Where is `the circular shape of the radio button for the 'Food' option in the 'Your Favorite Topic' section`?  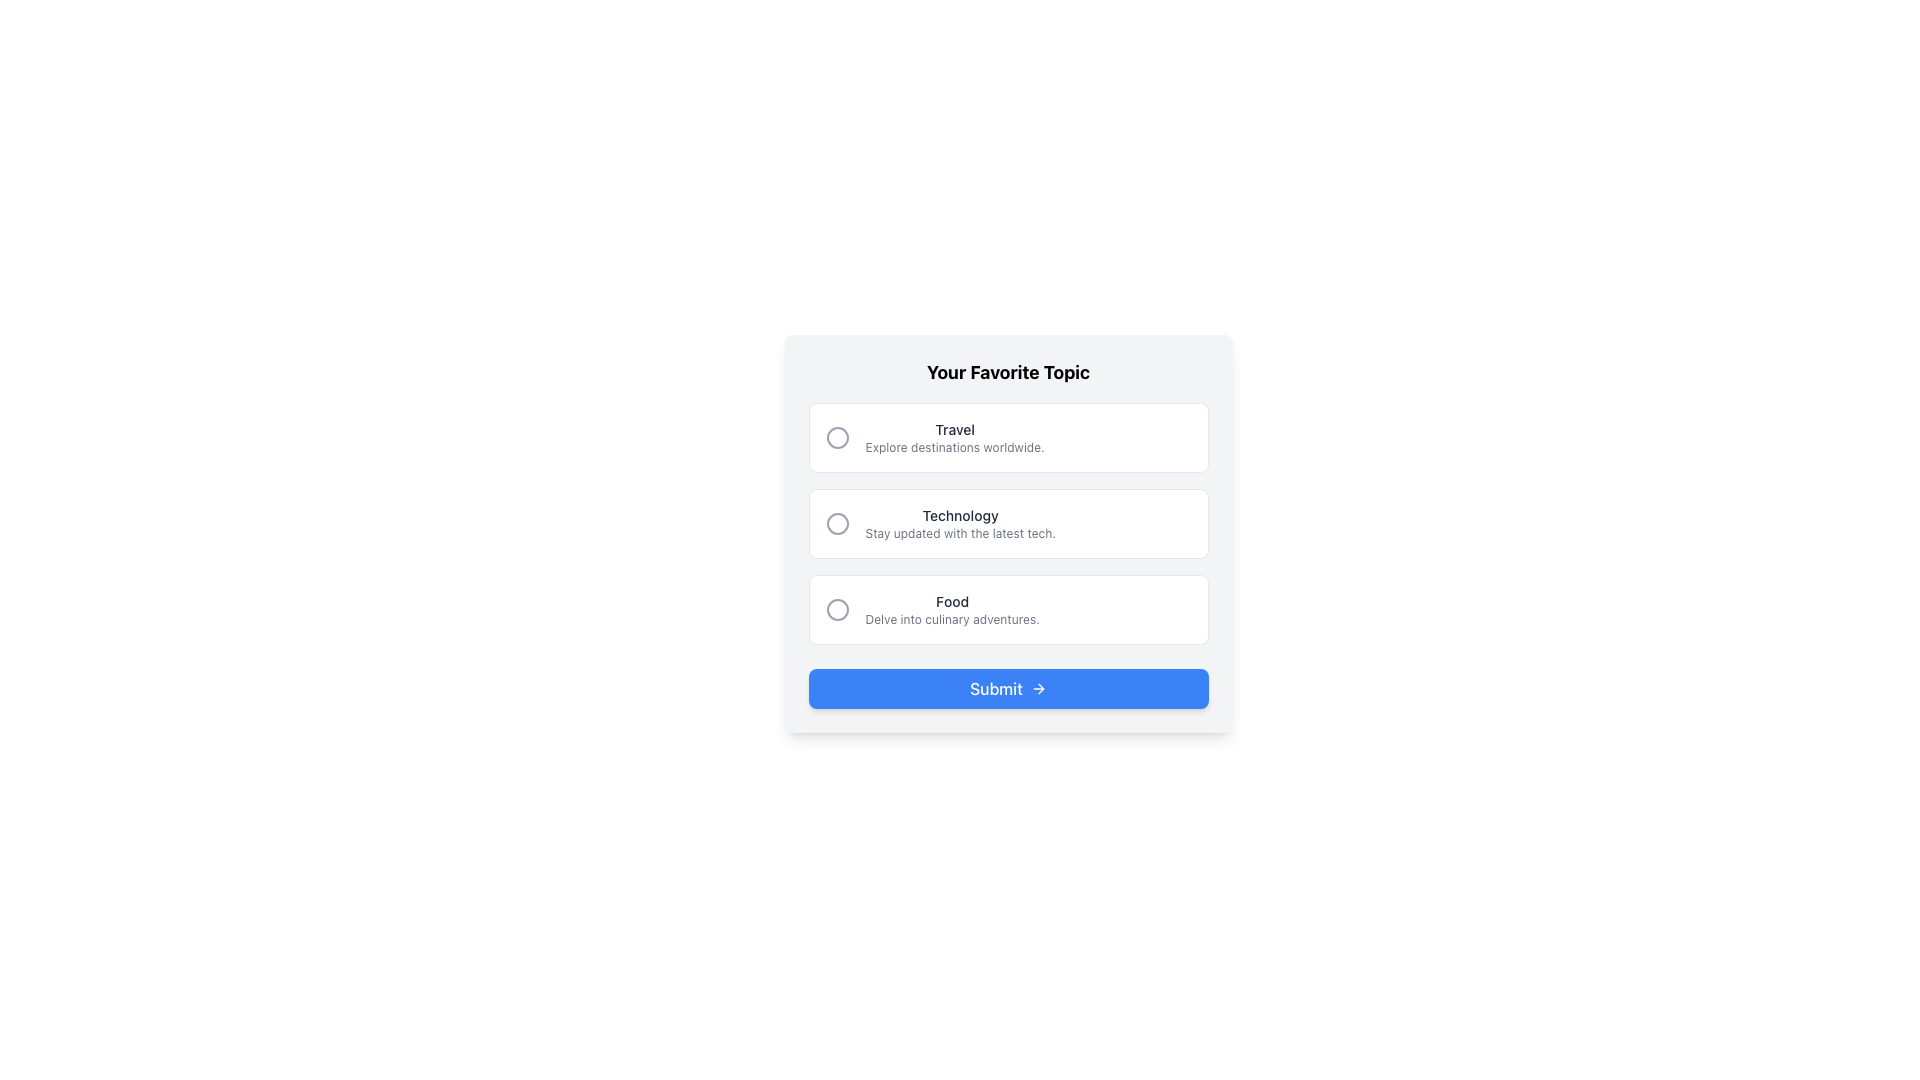
the circular shape of the radio button for the 'Food' option in the 'Your Favorite Topic' section is located at coordinates (837, 608).